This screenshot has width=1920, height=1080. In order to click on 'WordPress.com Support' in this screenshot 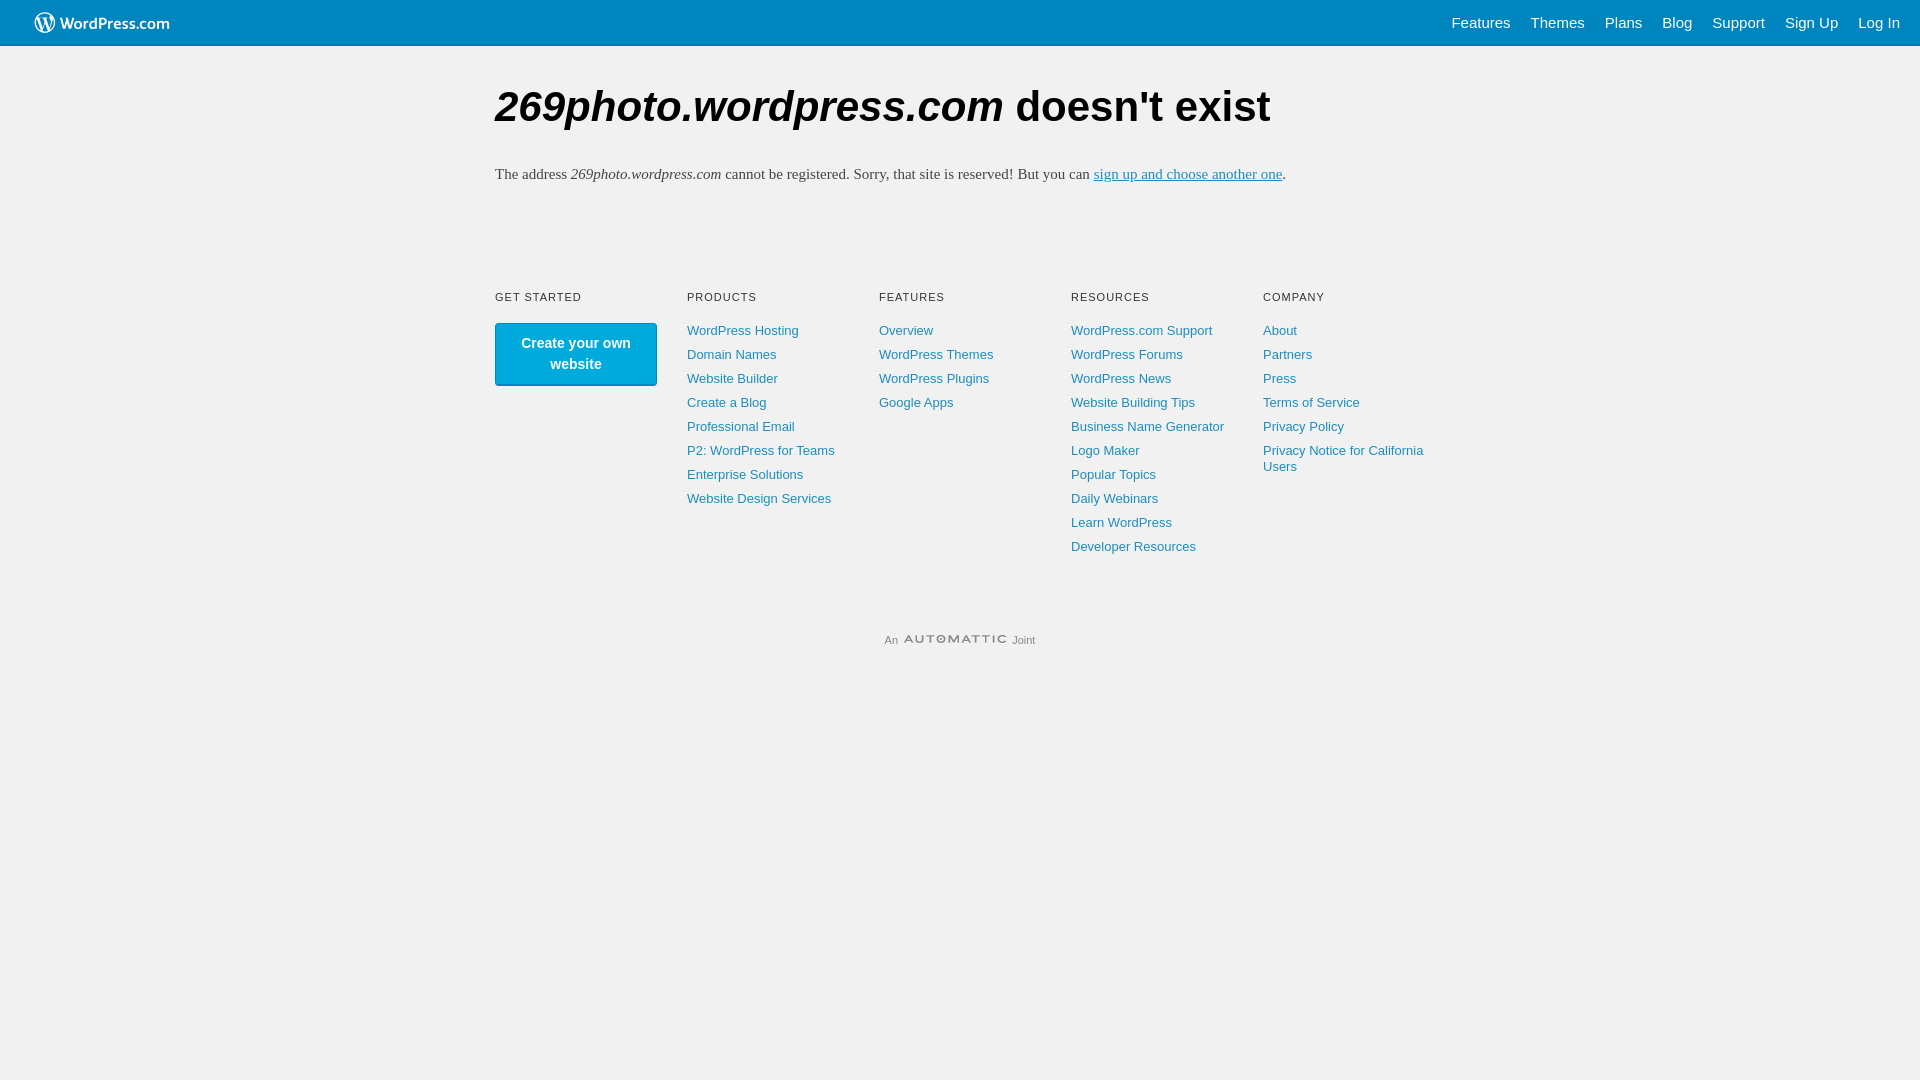, I will do `click(1141, 329)`.